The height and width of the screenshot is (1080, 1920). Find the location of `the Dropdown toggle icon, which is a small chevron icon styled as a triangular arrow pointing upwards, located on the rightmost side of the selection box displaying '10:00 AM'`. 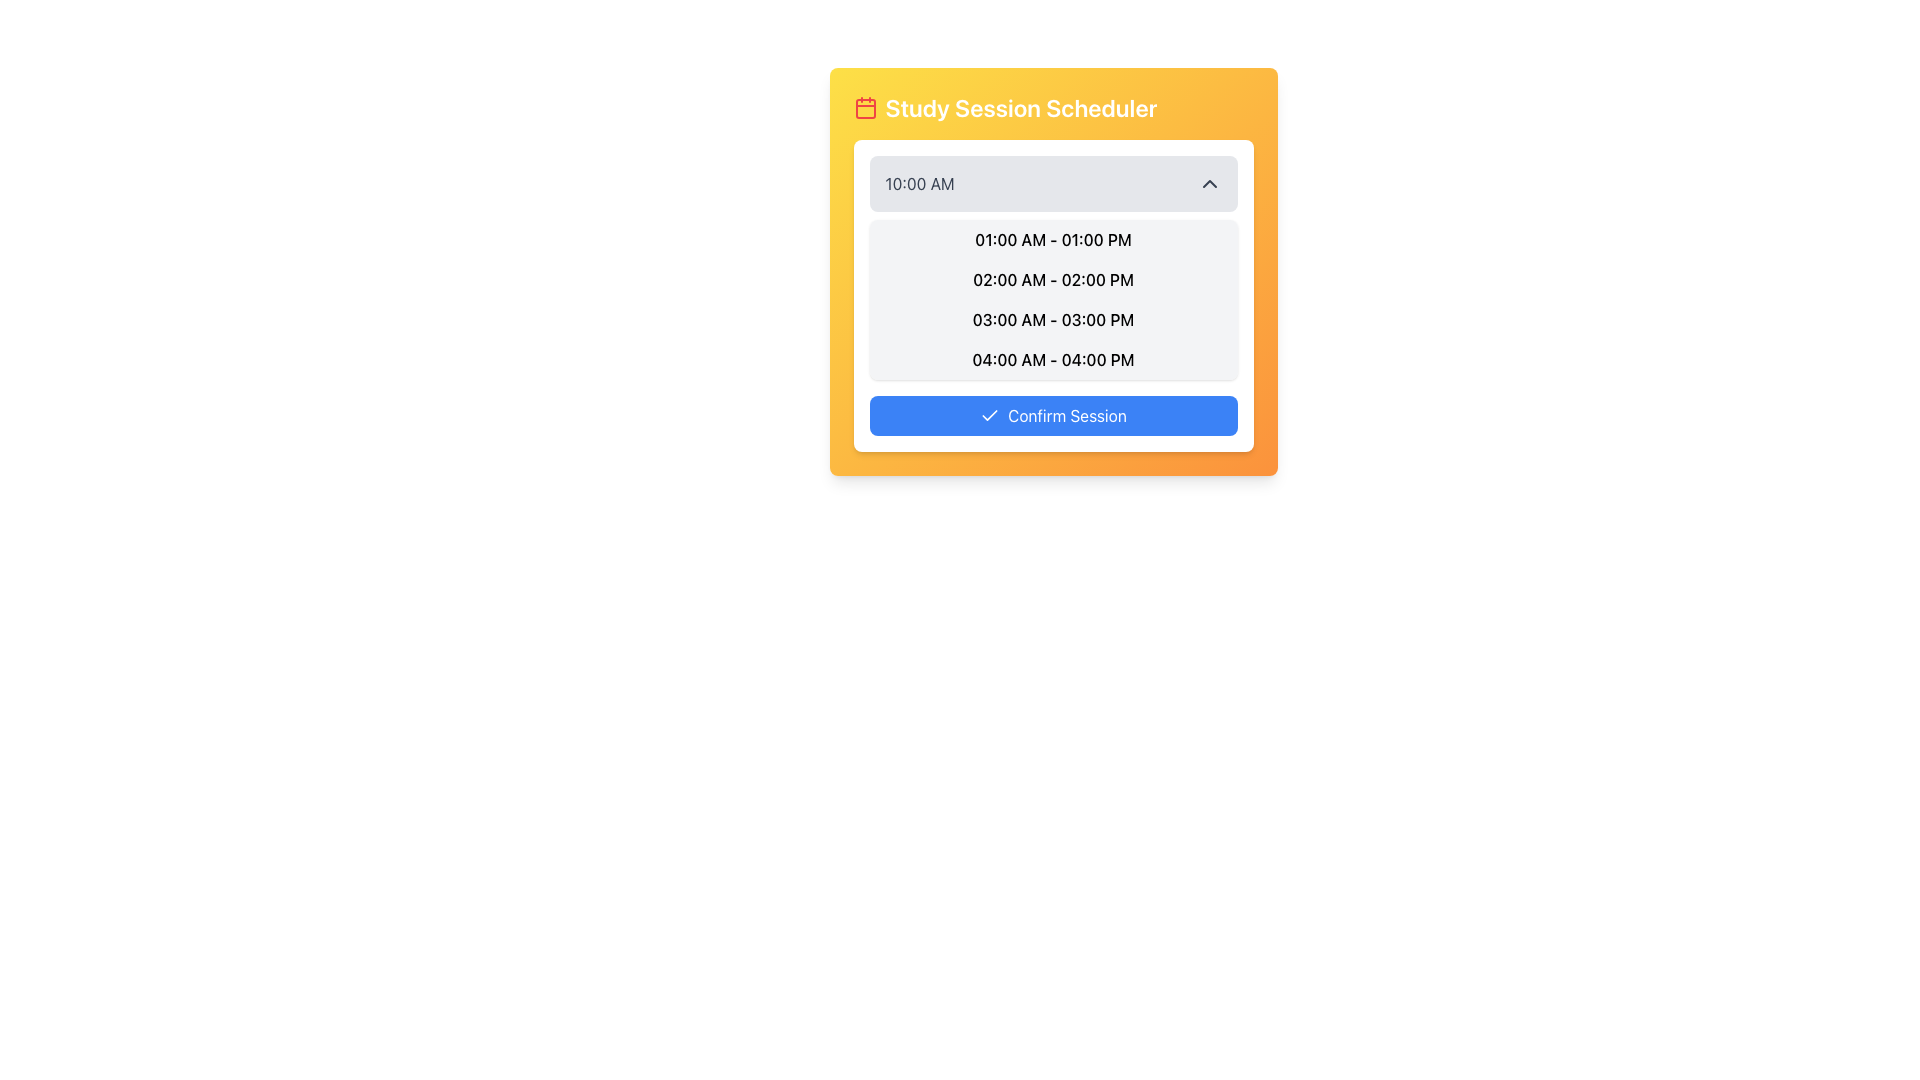

the Dropdown toggle icon, which is a small chevron icon styled as a triangular arrow pointing upwards, located on the rightmost side of the selection box displaying '10:00 AM' is located at coordinates (1208, 184).